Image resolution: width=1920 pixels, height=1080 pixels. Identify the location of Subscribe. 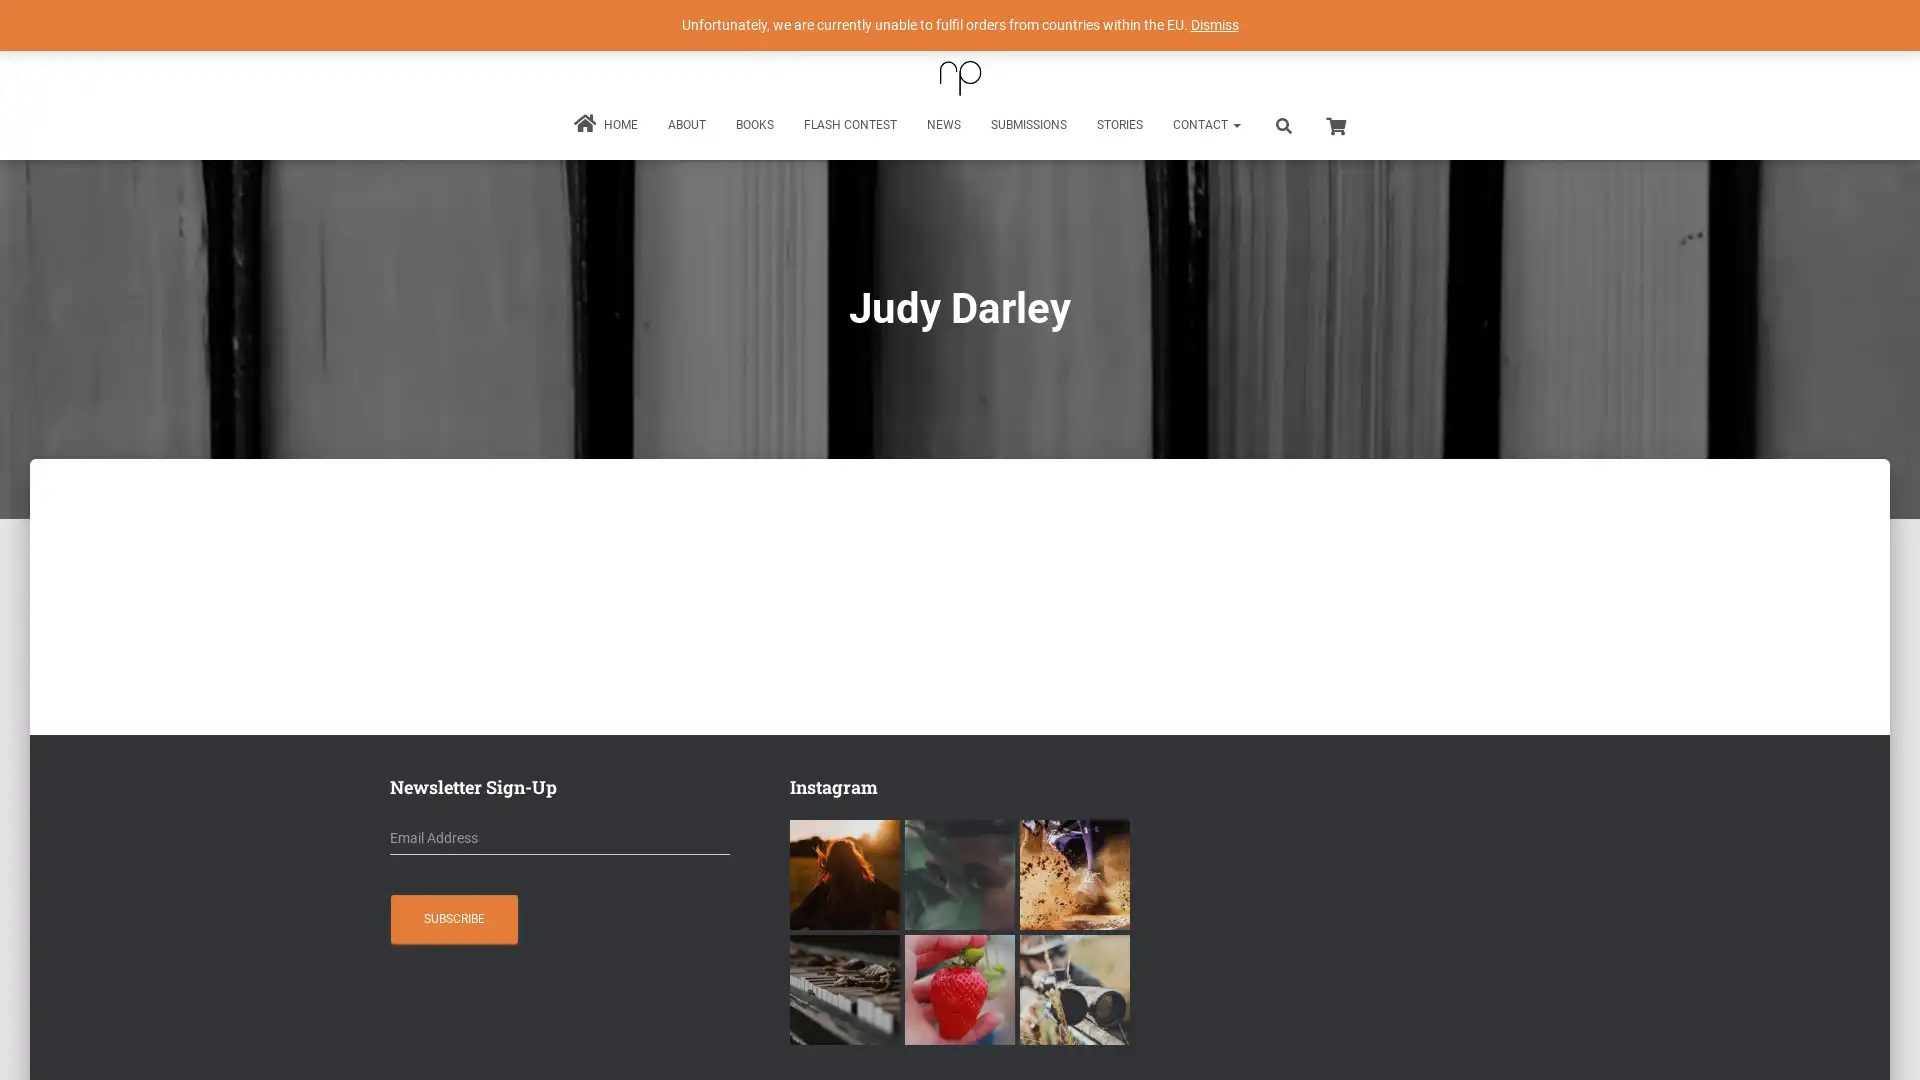
(453, 918).